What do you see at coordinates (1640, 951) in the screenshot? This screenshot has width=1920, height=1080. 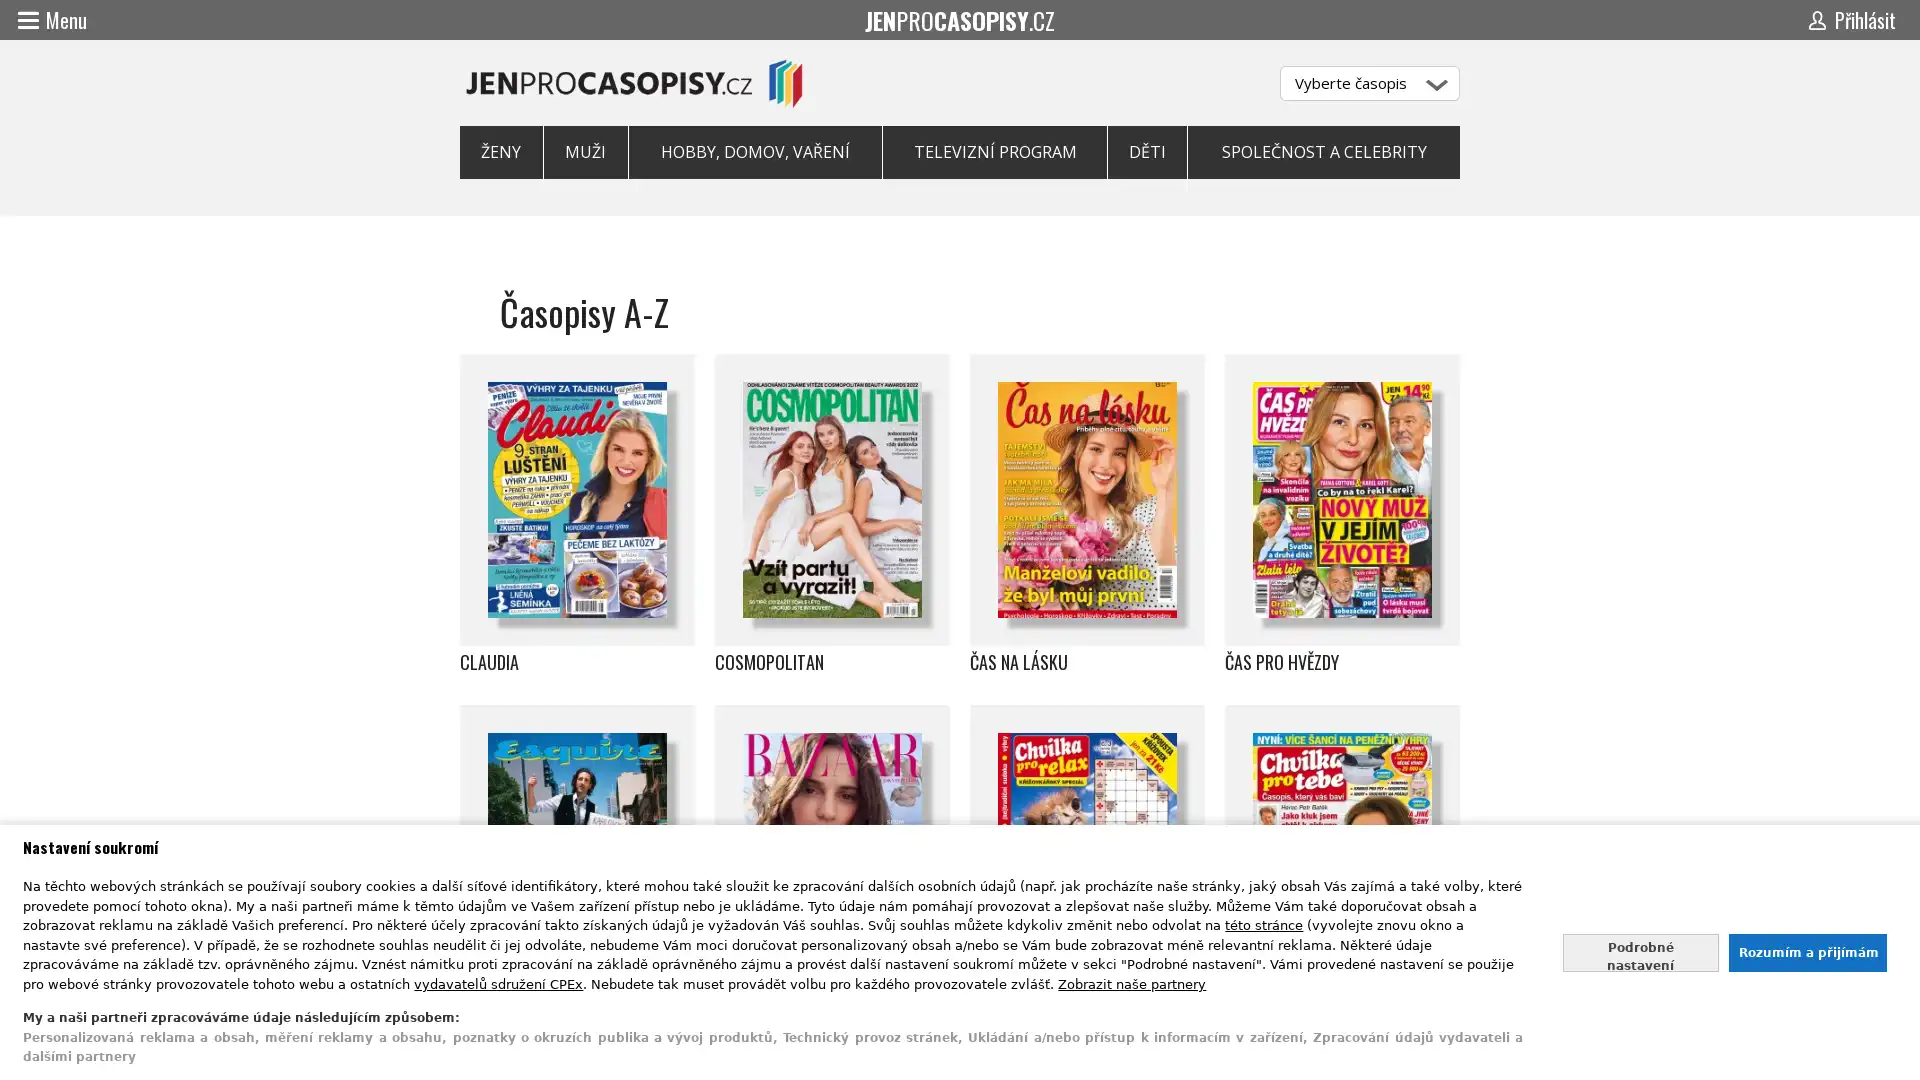 I see `Nastavte sve souhlasy` at bounding box center [1640, 951].